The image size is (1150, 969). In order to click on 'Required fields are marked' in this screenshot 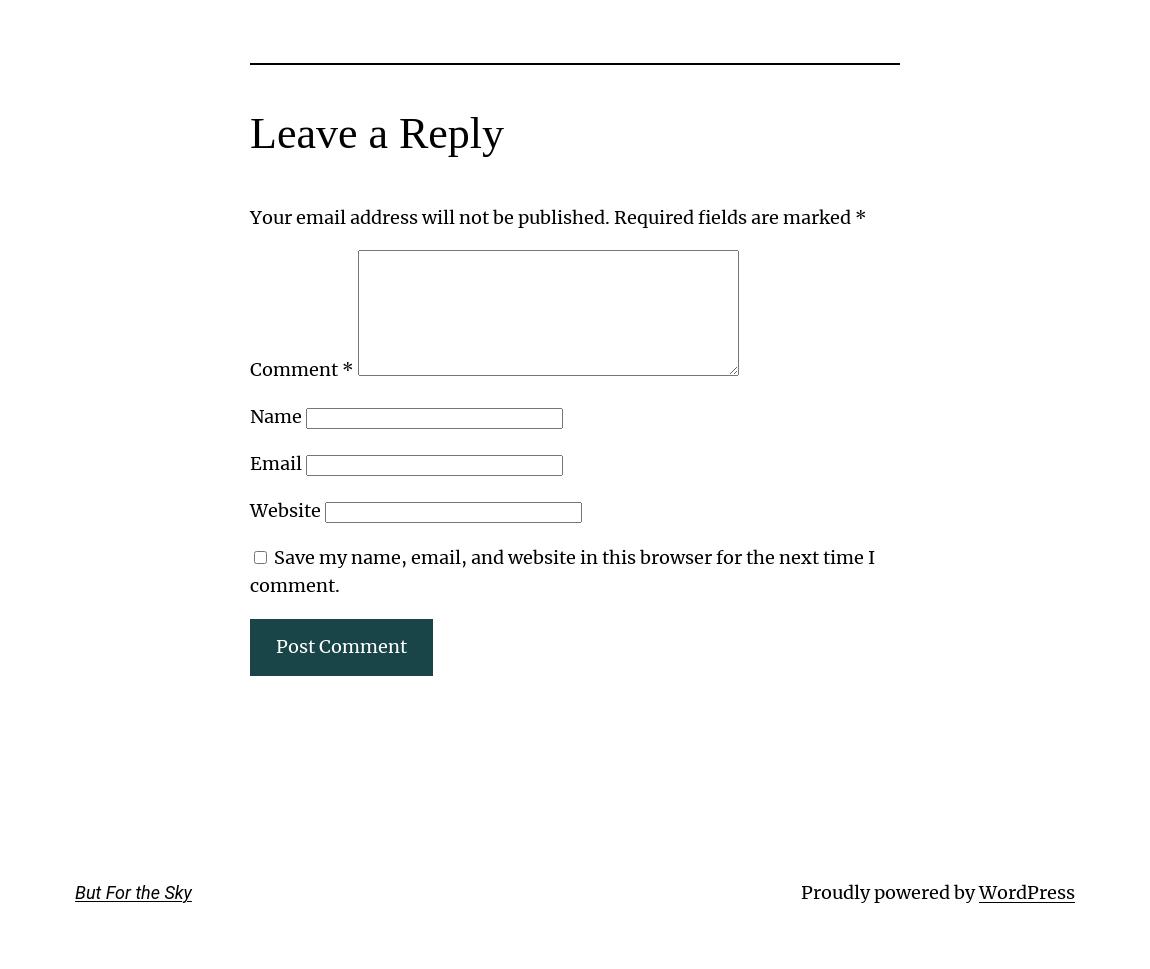, I will do `click(612, 216)`.